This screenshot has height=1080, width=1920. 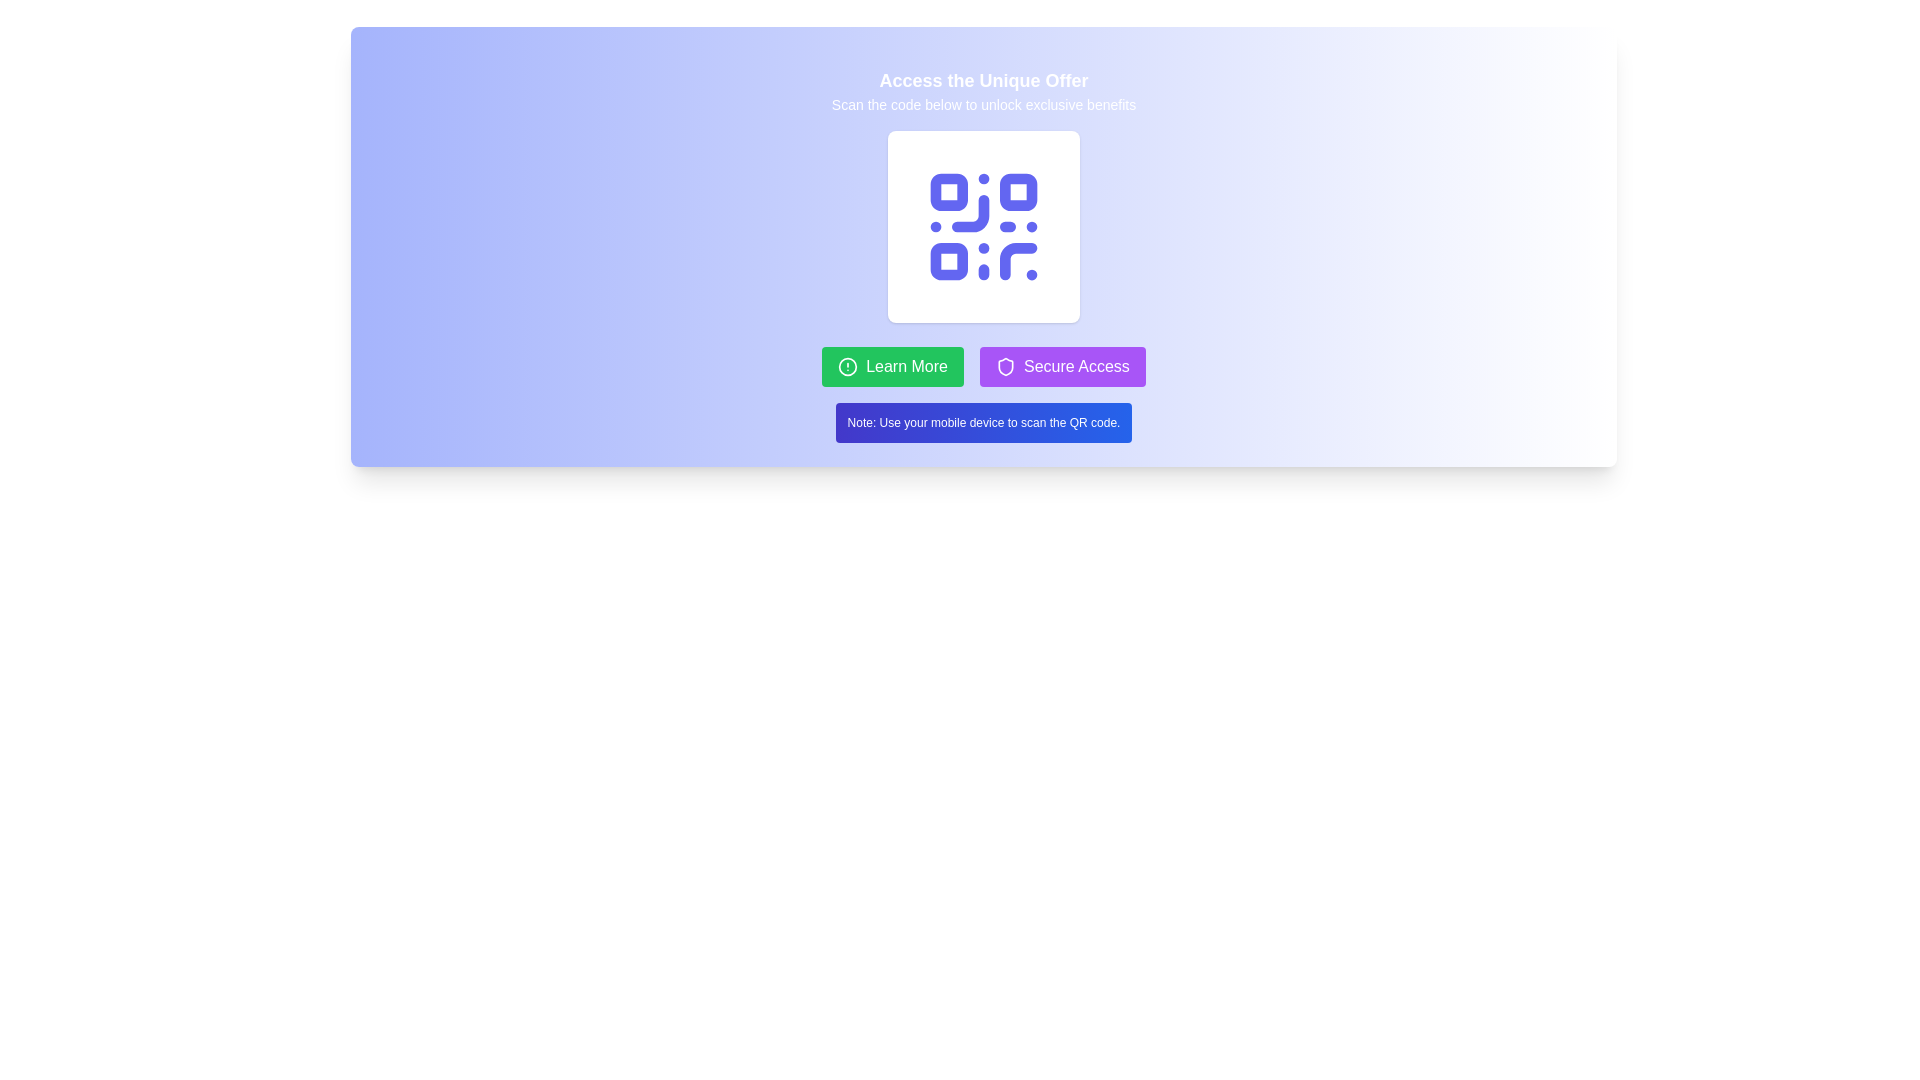 I want to click on the small, blue, square-shaped SVG rectangle with rounded corners located at the top-right of the QR code design, so click(x=1018, y=192).